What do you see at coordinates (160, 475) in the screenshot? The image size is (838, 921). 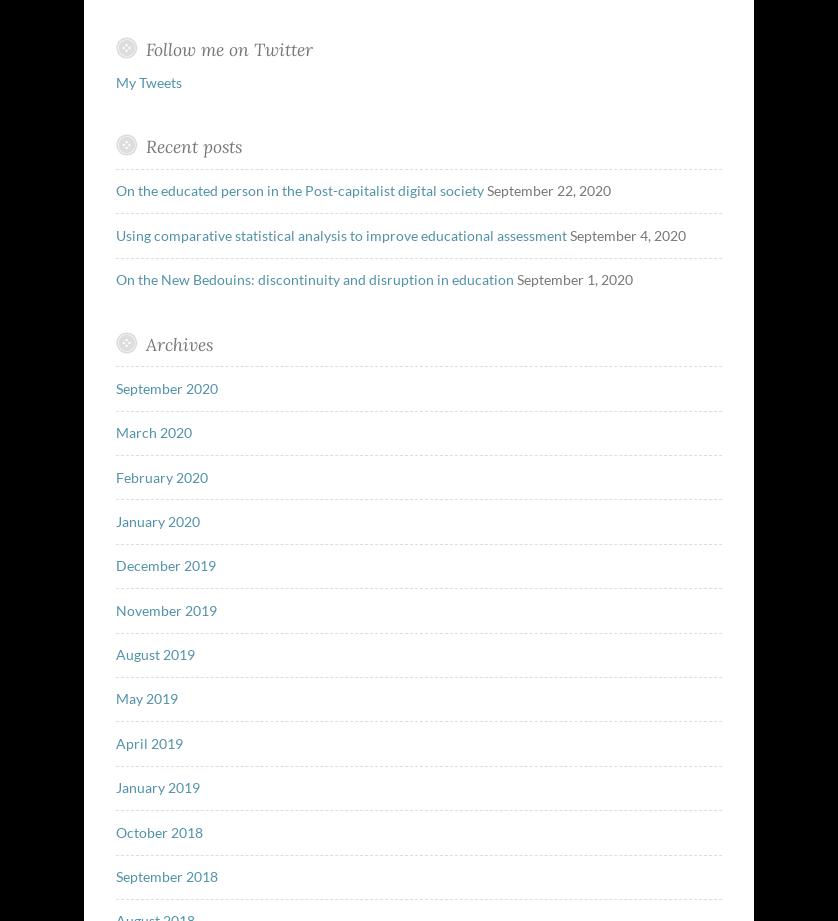 I see `'February 2020'` at bounding box center [160, 475].